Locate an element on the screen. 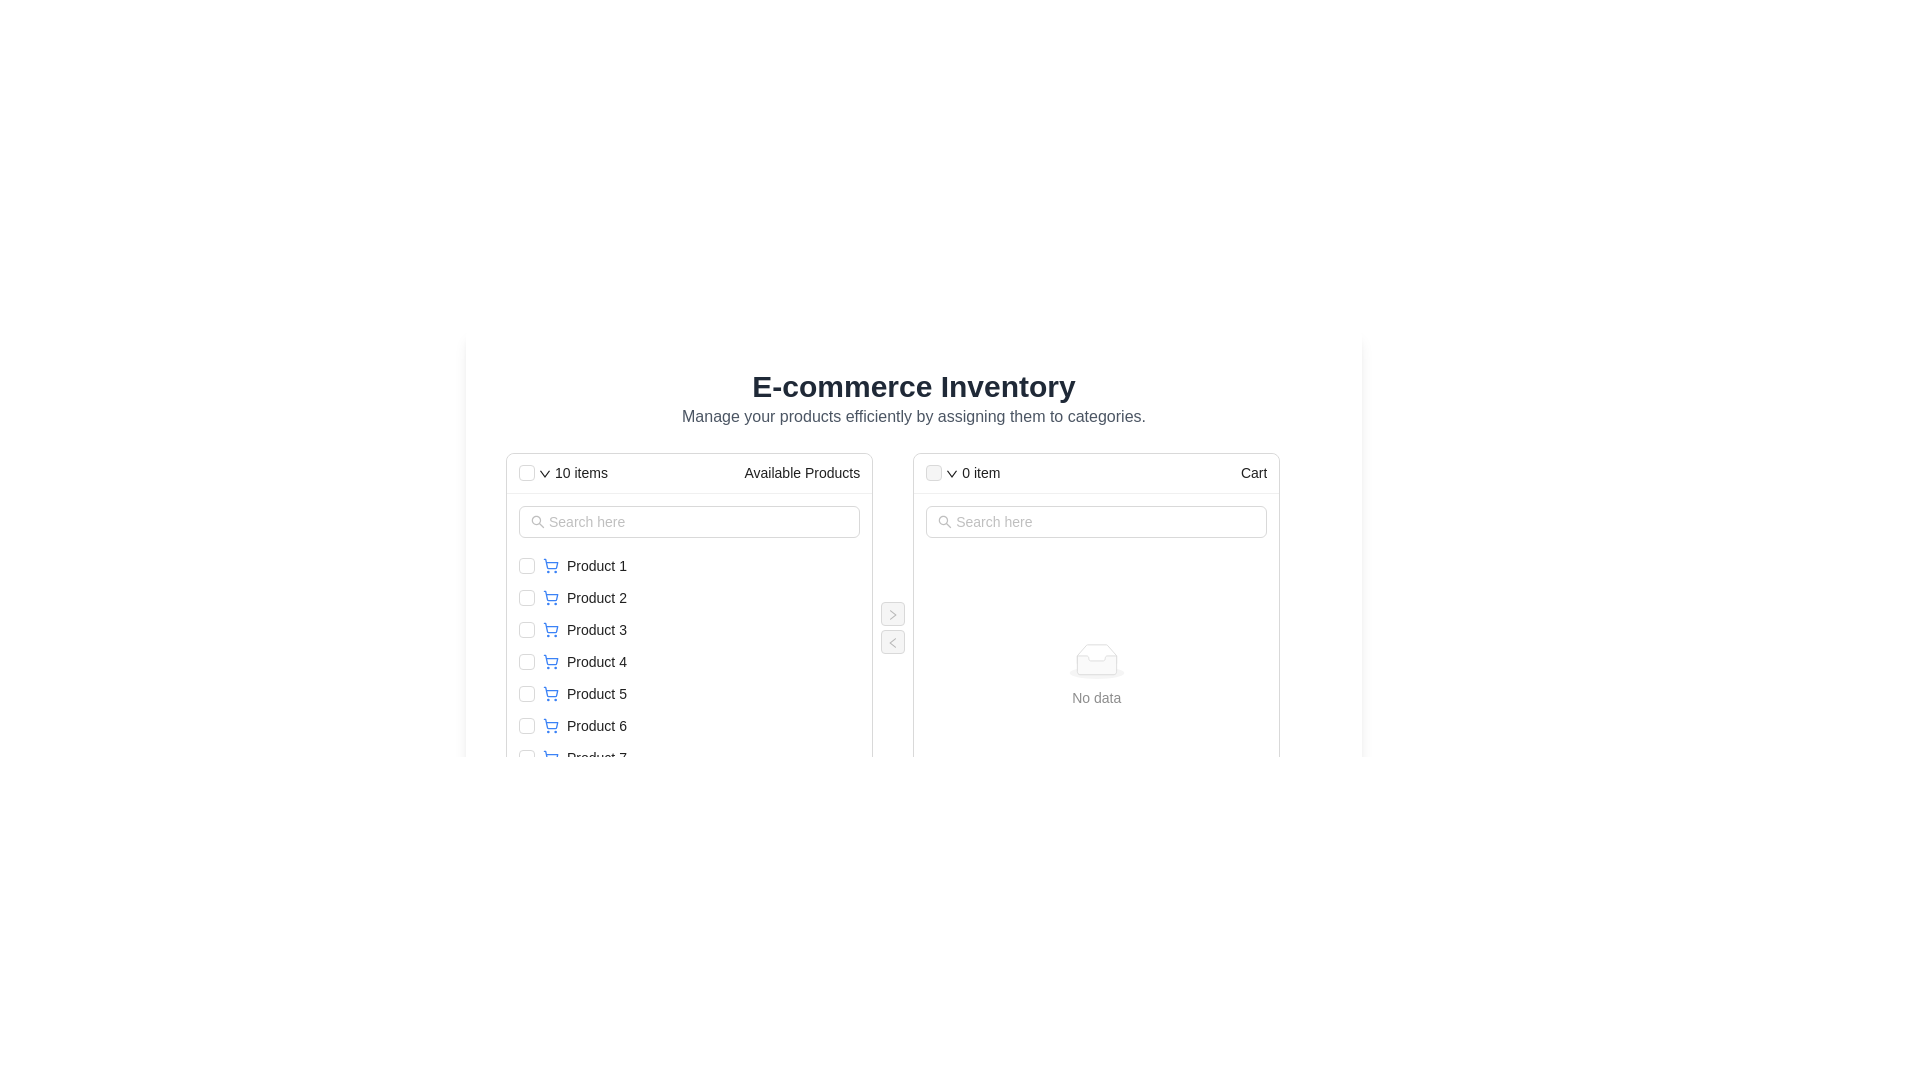 Image resolution: width=1920 pixels, height=1080 pixels. the checkbox styled with a square box design located next to the text 'Product 3' in the 'Available Products' list is located at coordinates (527, 628).